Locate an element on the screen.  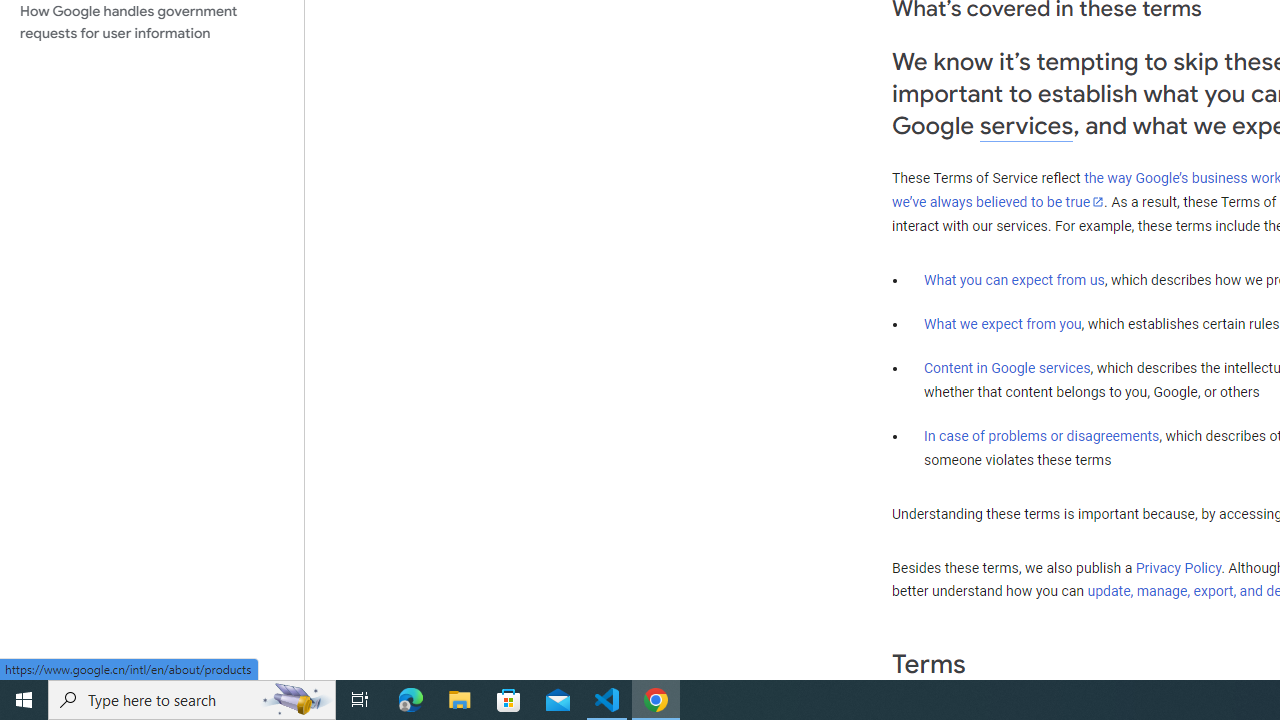
'What we expect from you' is located at coordinates (1002, 323).